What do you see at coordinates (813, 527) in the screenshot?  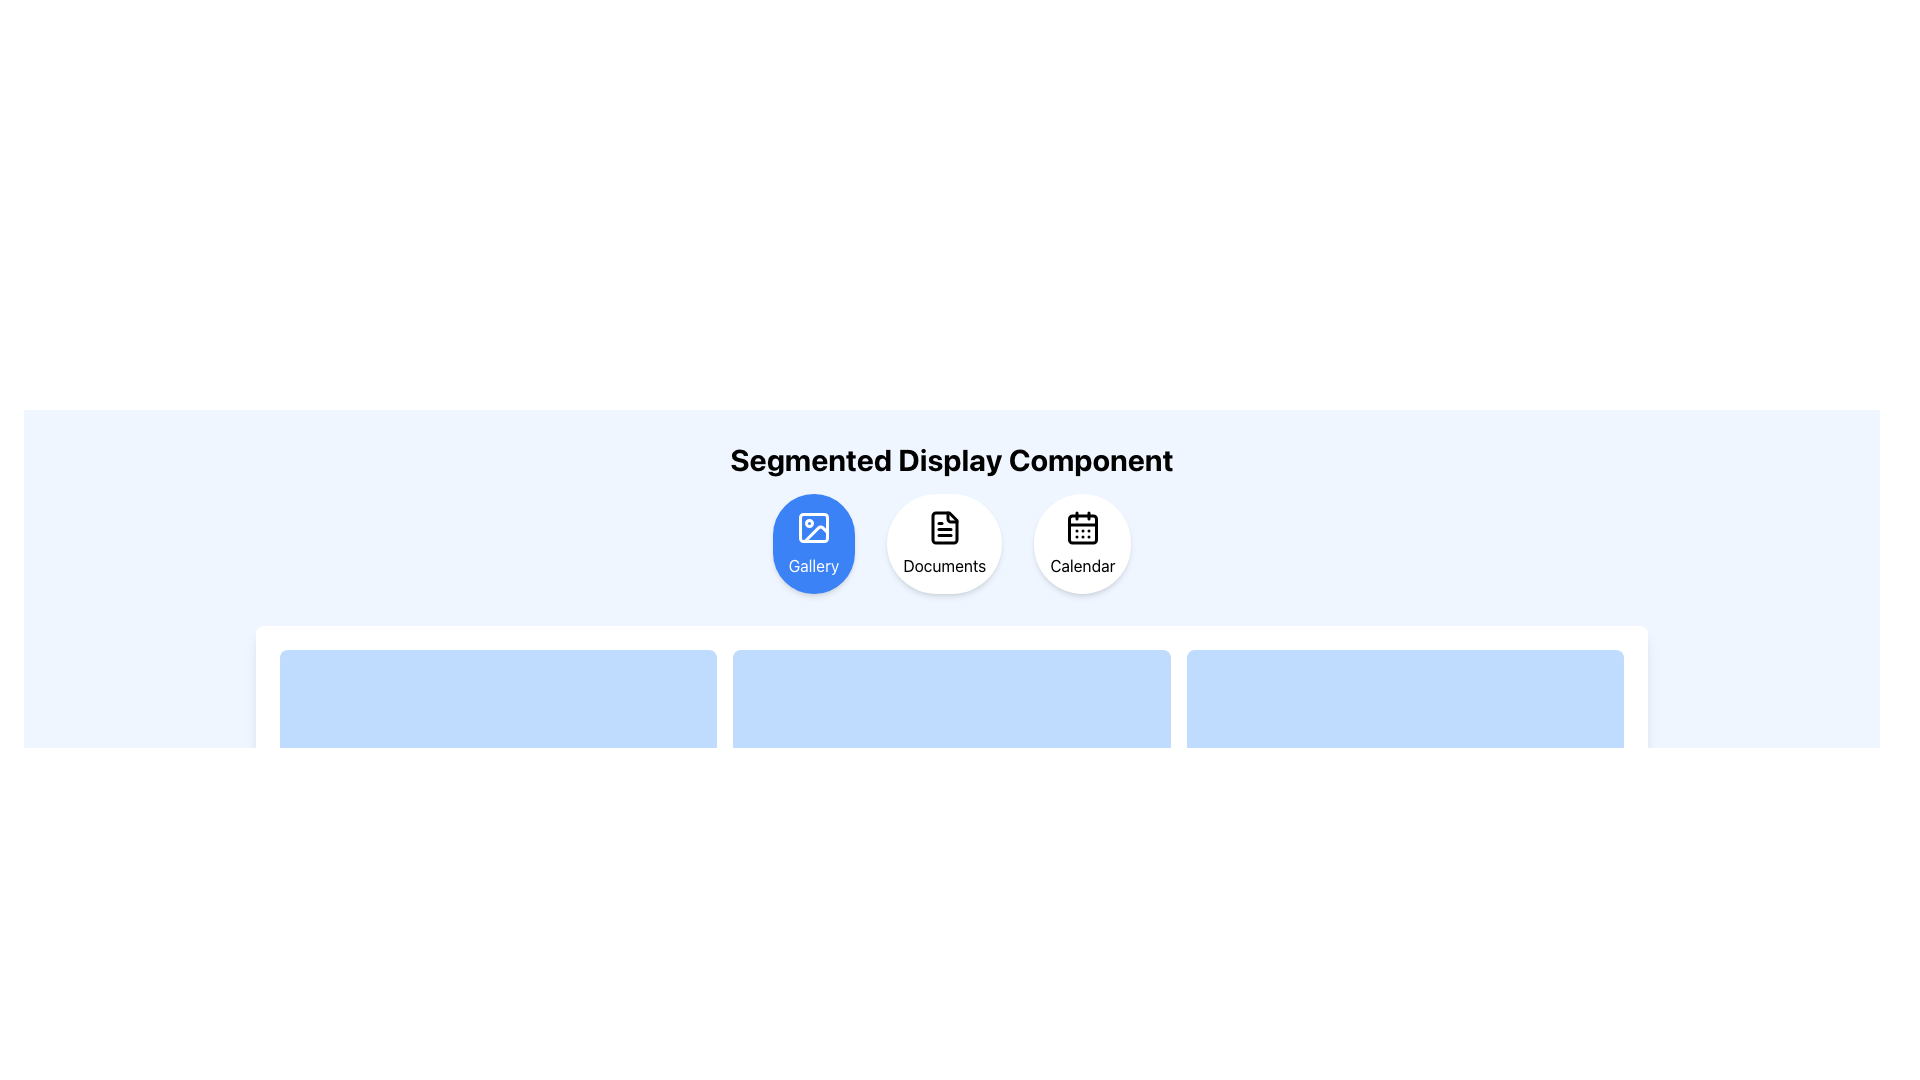 I see `the 'Gallery' button, which is the first button on the left, featuring a circular icon that represents a photo placeholder with a blue outline` at bounding box center [813, 527].